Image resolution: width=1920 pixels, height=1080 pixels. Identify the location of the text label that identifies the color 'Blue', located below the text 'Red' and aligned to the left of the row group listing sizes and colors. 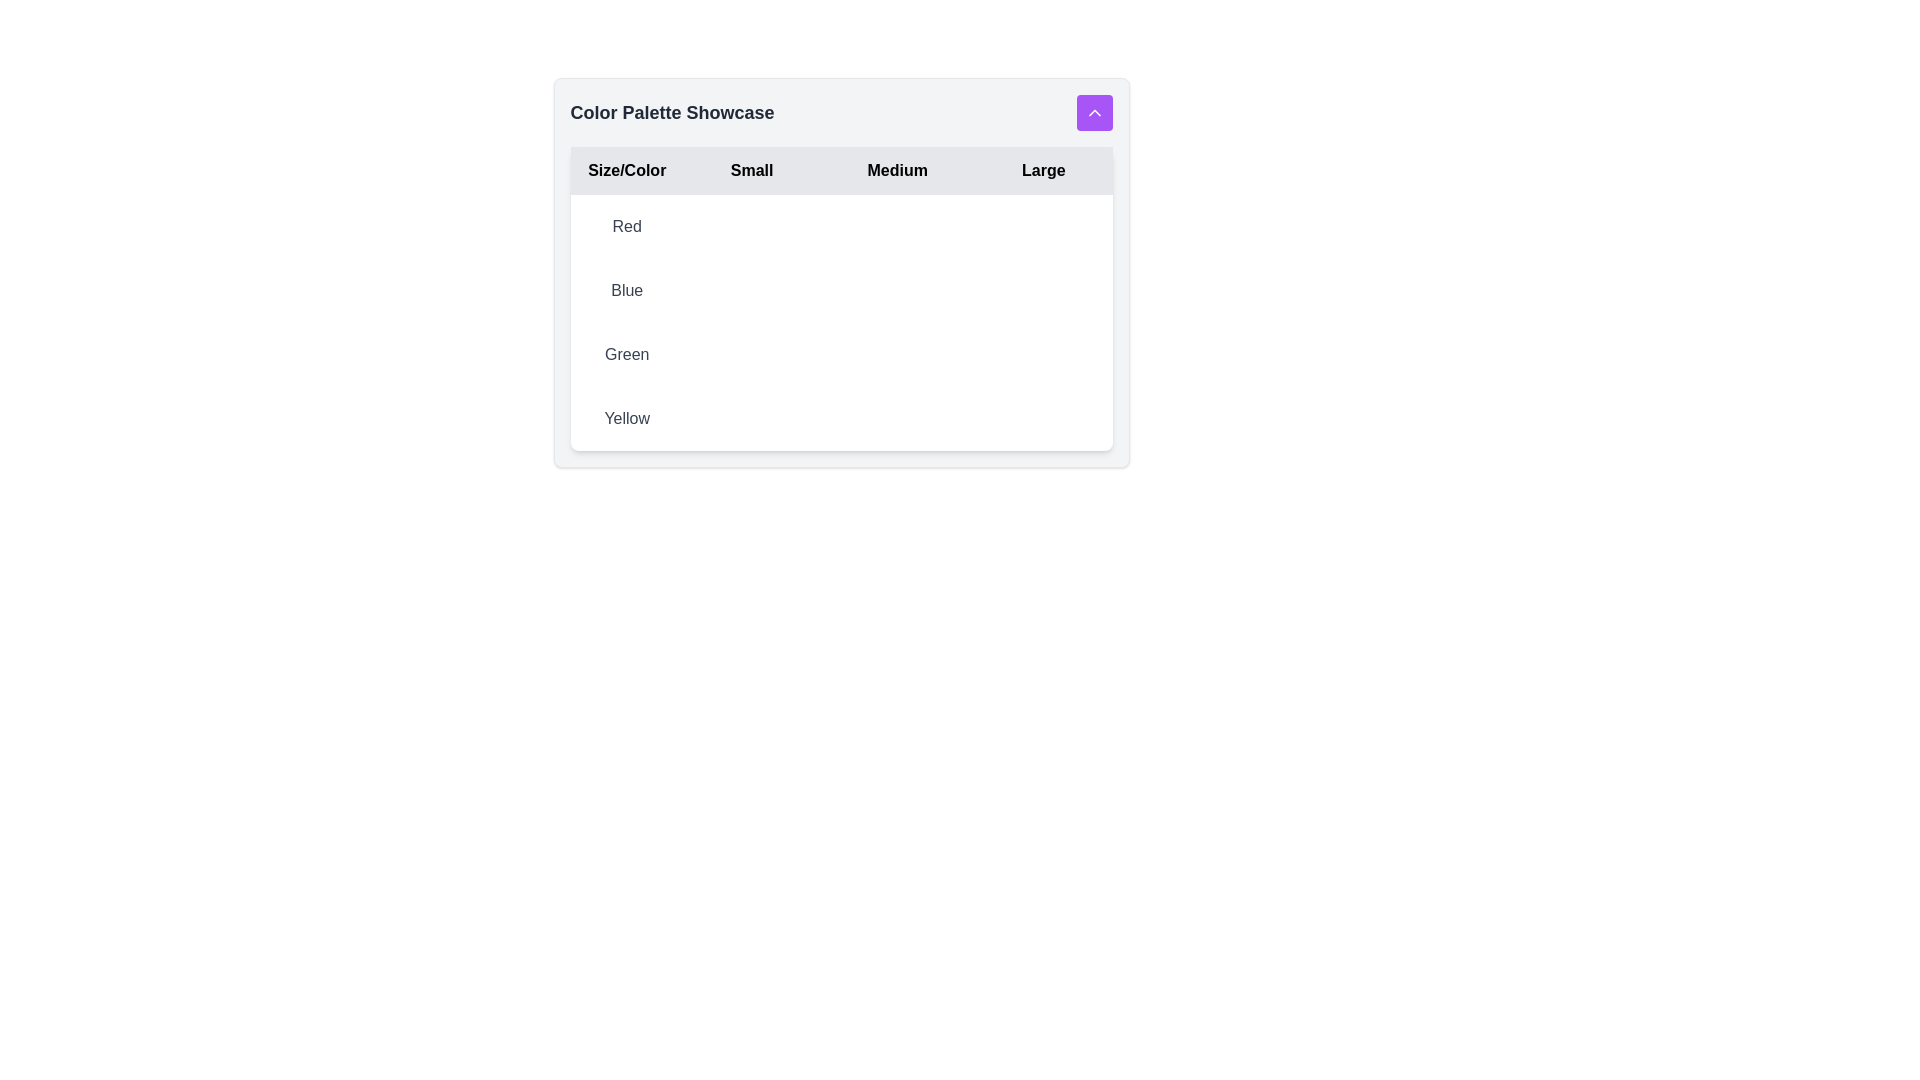
(626, 290).